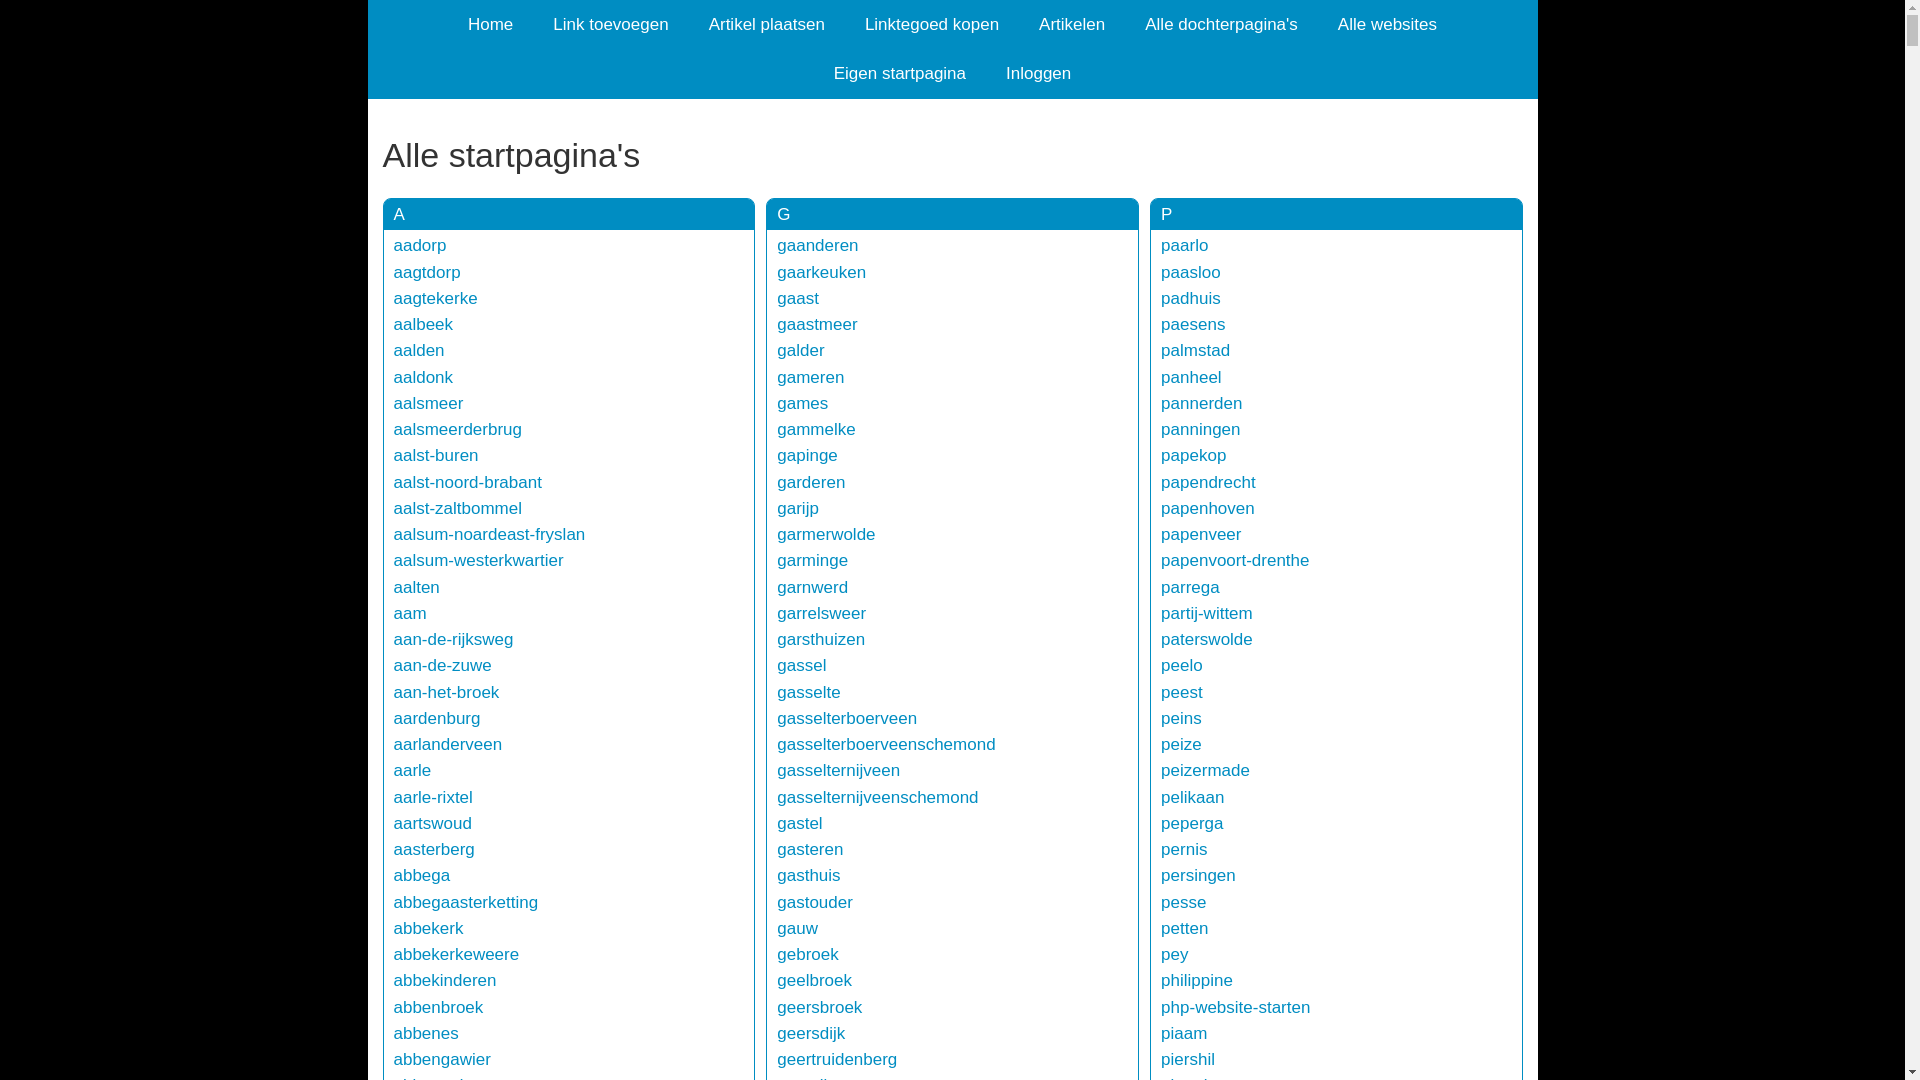 The height and width of the screenshot is (1080, 1920). What do you see at coordinates (1220, 24) in the screenshot?
I see `'Alle dochterpagina's'` at bounding box center [1220, 24].